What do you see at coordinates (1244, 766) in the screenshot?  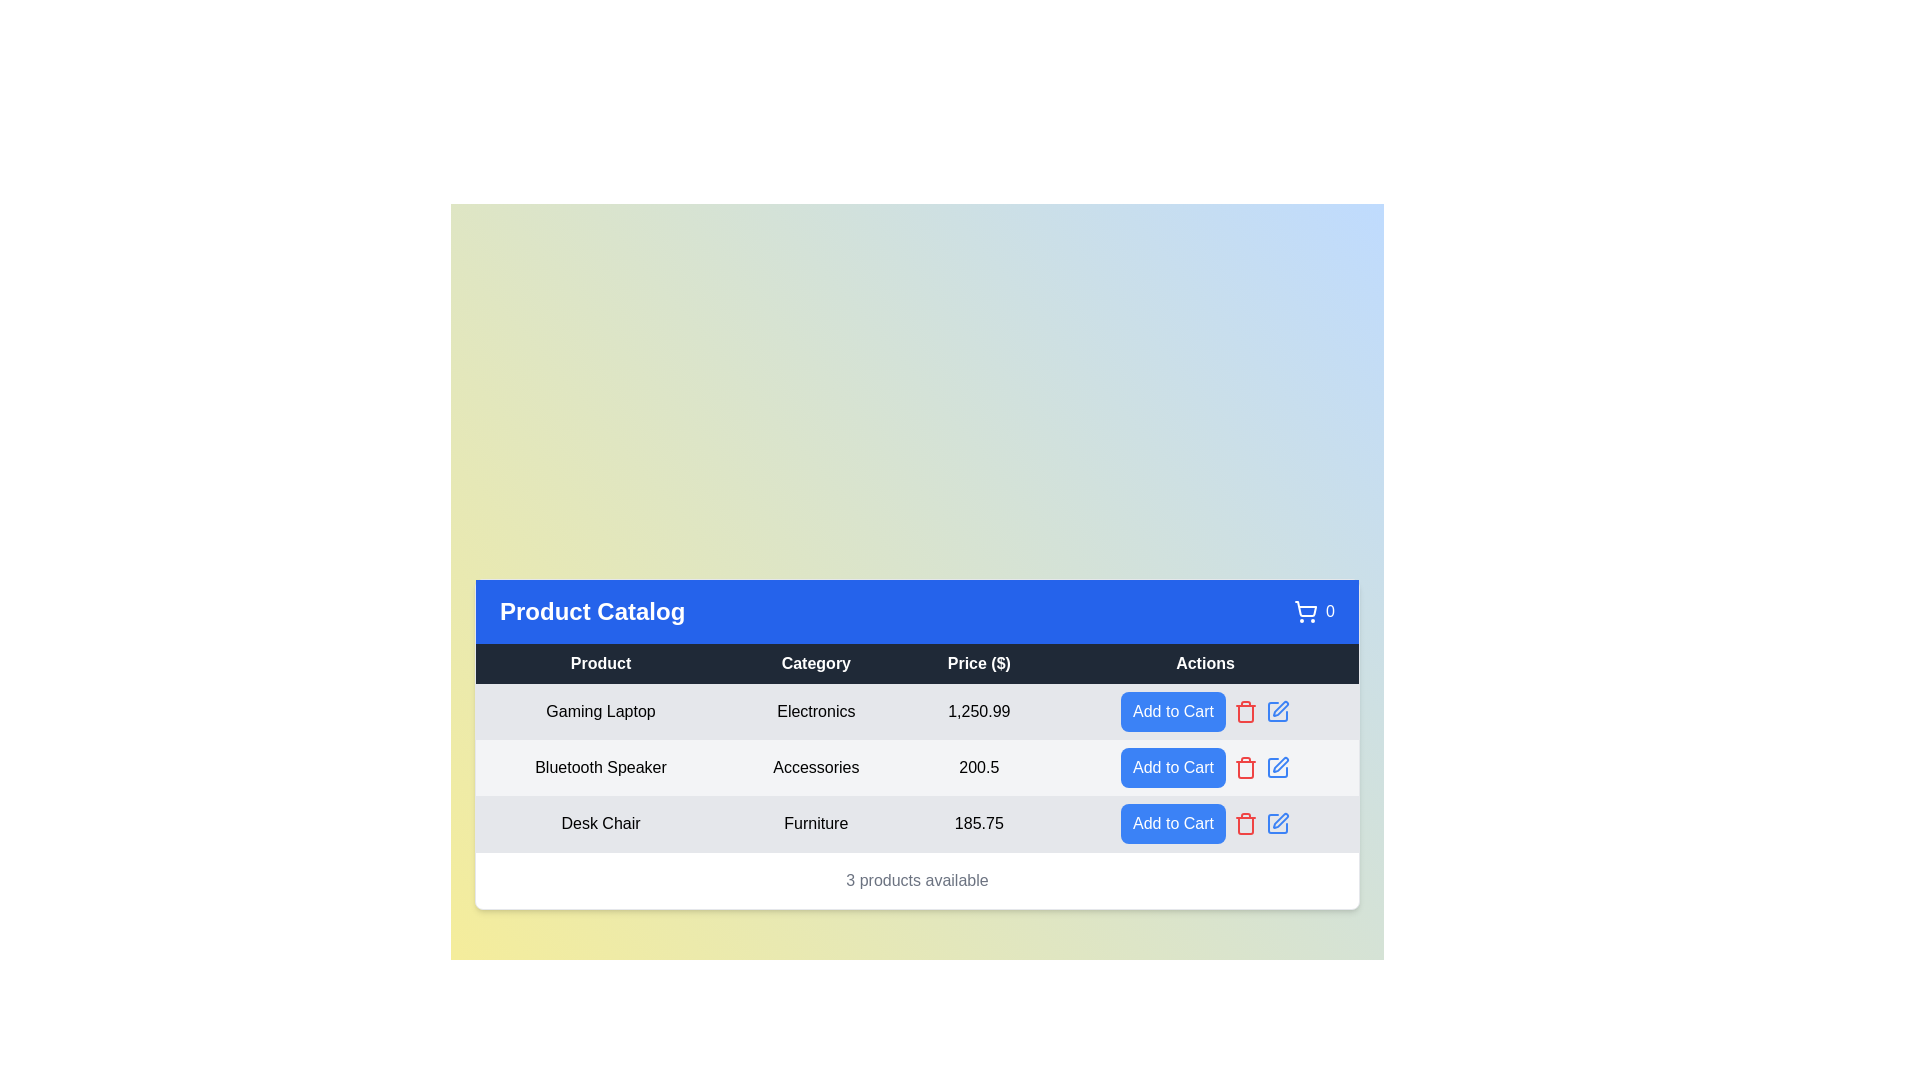 I see `the trash can icon button located in the third row of the Actions column in the product table` at bounding box center [1244, 766].